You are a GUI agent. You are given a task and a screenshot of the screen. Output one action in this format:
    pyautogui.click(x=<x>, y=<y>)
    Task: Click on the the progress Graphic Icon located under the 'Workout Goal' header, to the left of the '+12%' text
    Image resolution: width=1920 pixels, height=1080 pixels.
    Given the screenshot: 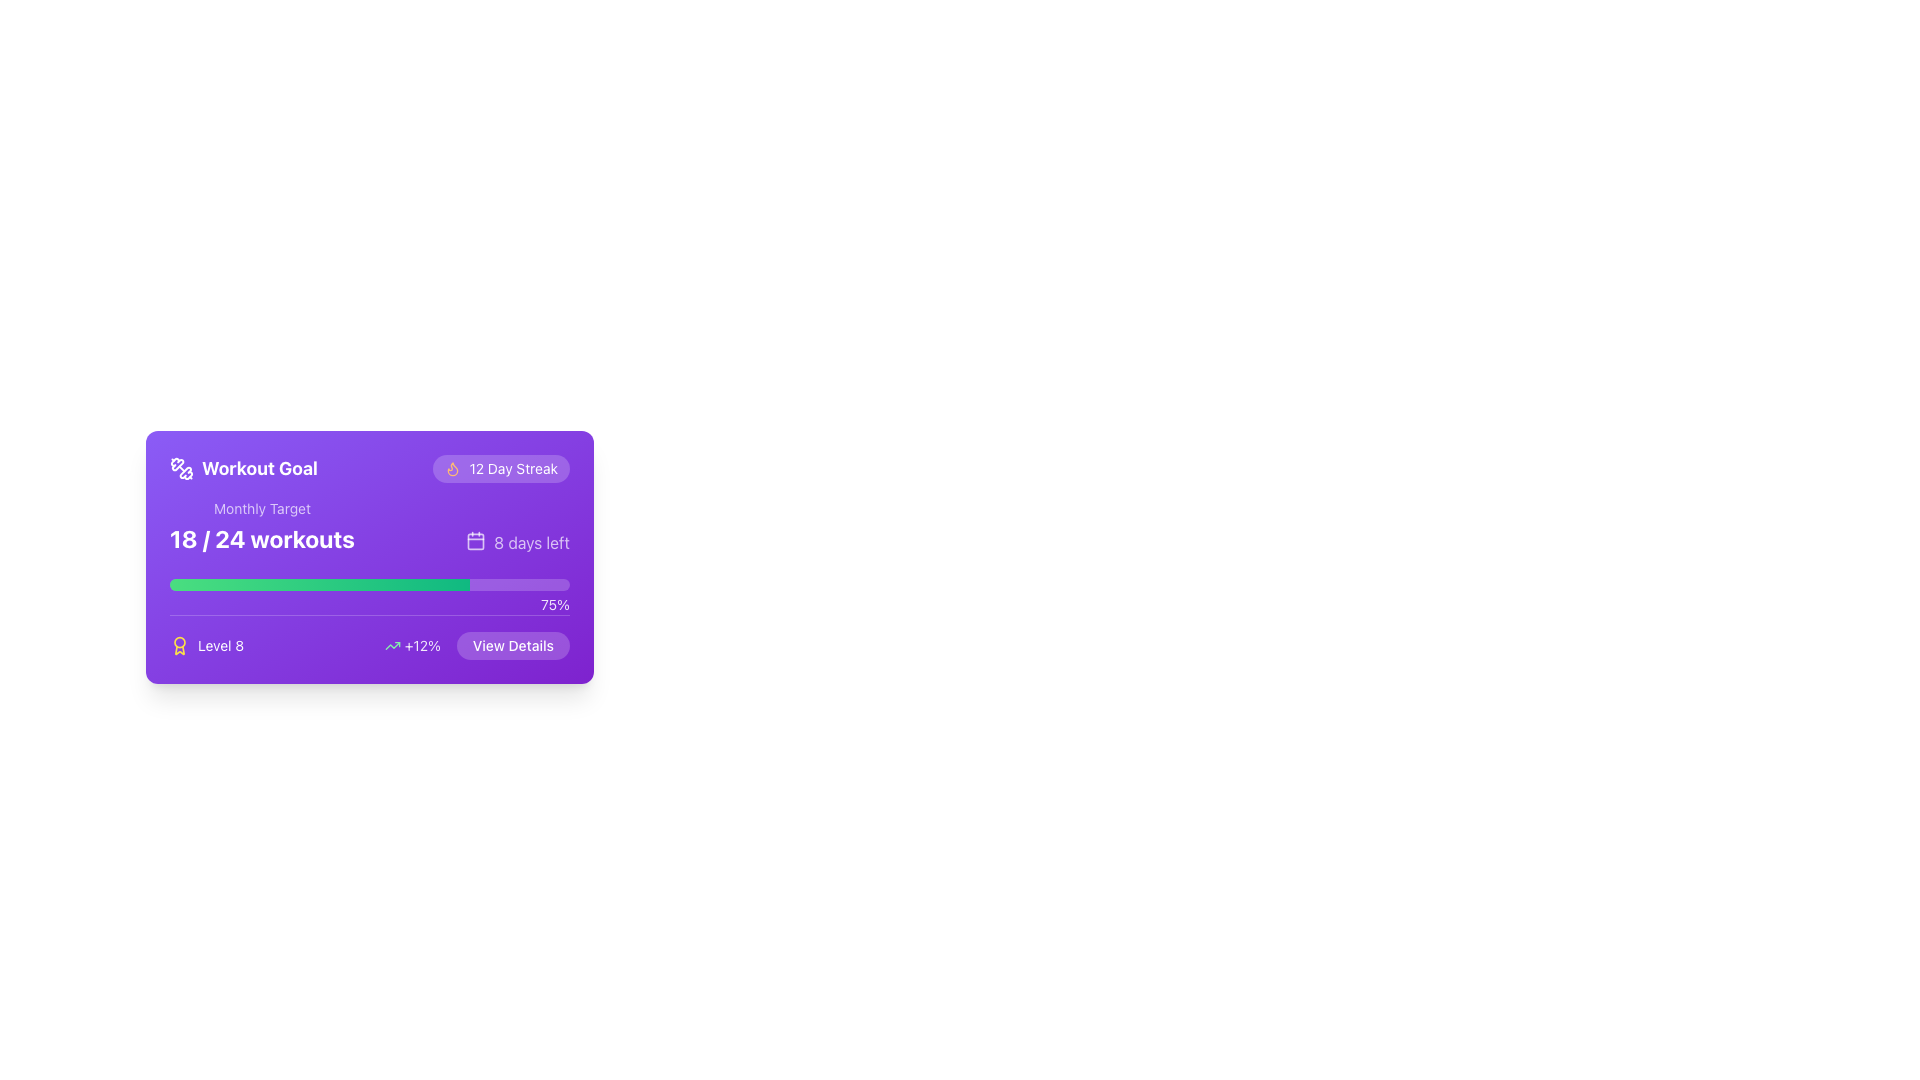 What is the action you would take?
    pyautogui.click(x=392, y=645)
    